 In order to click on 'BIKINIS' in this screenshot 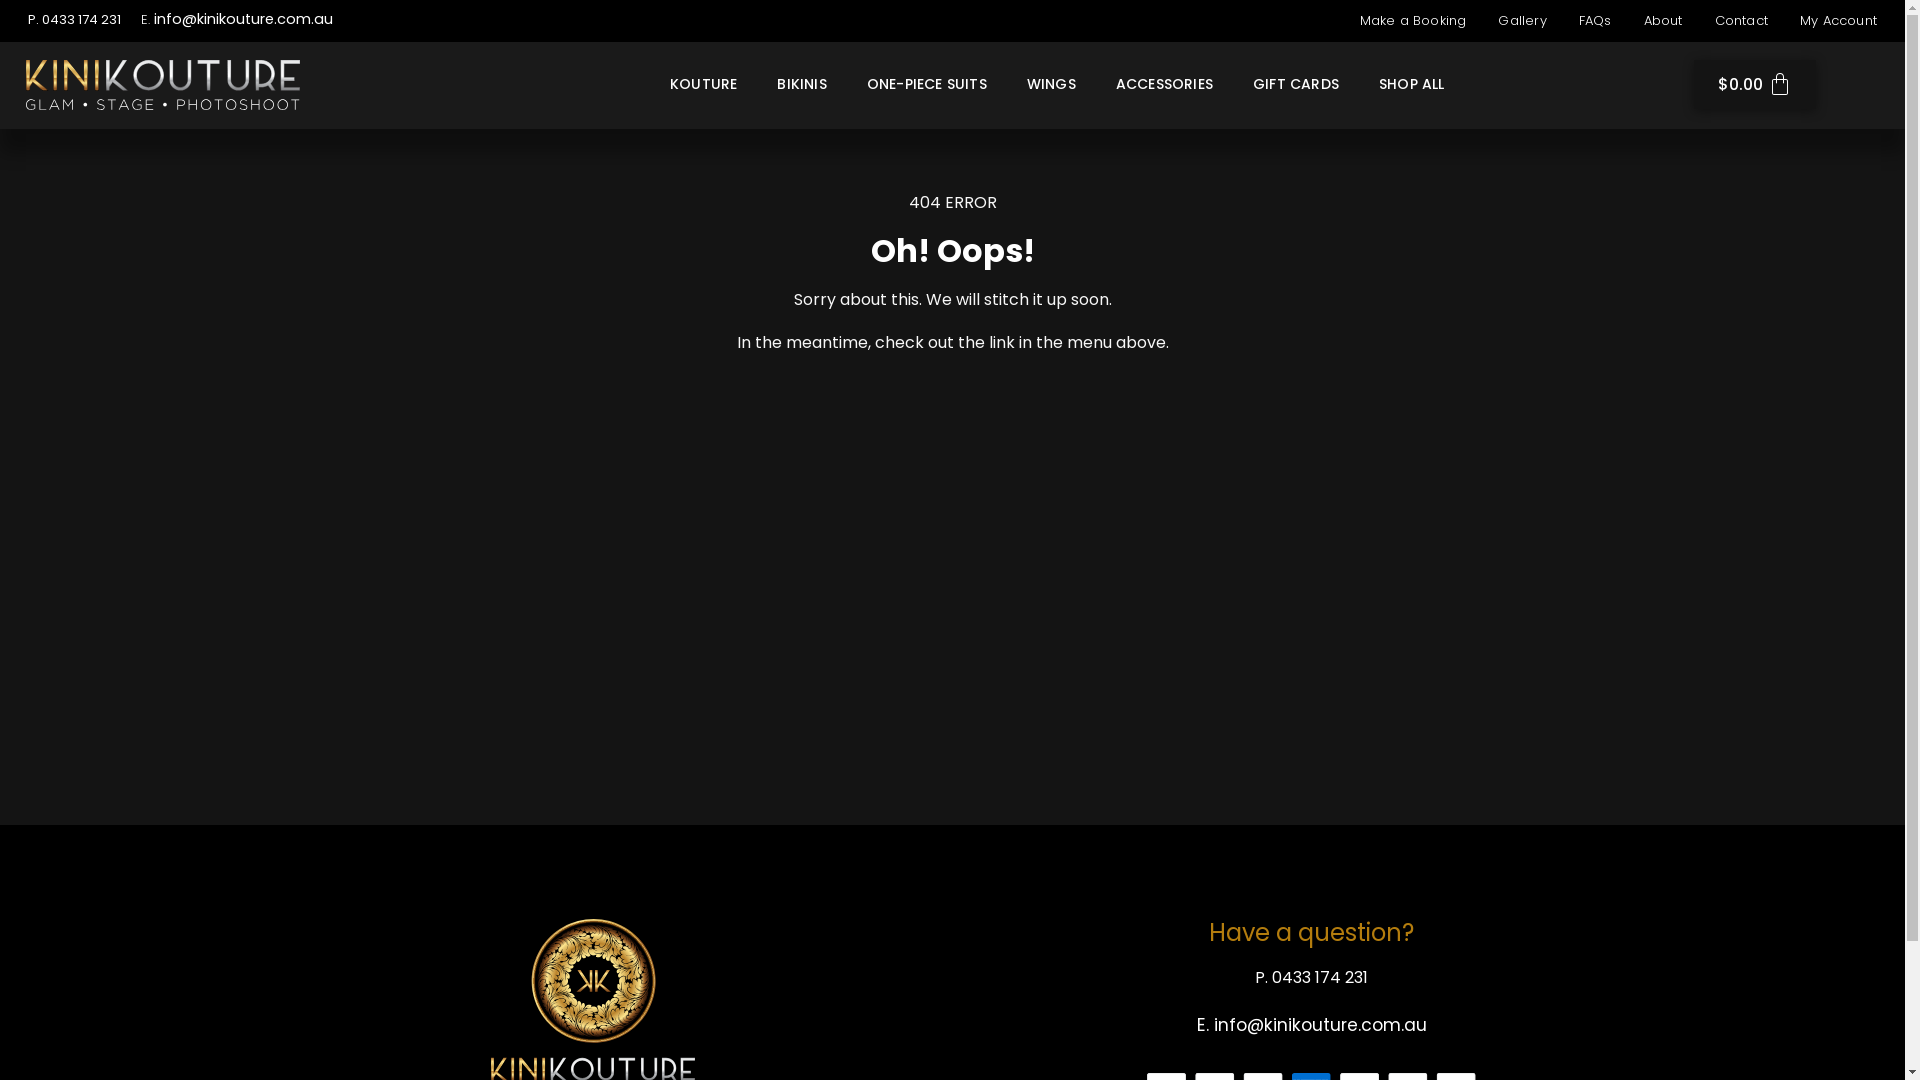, I will do `click(801, 83)`.